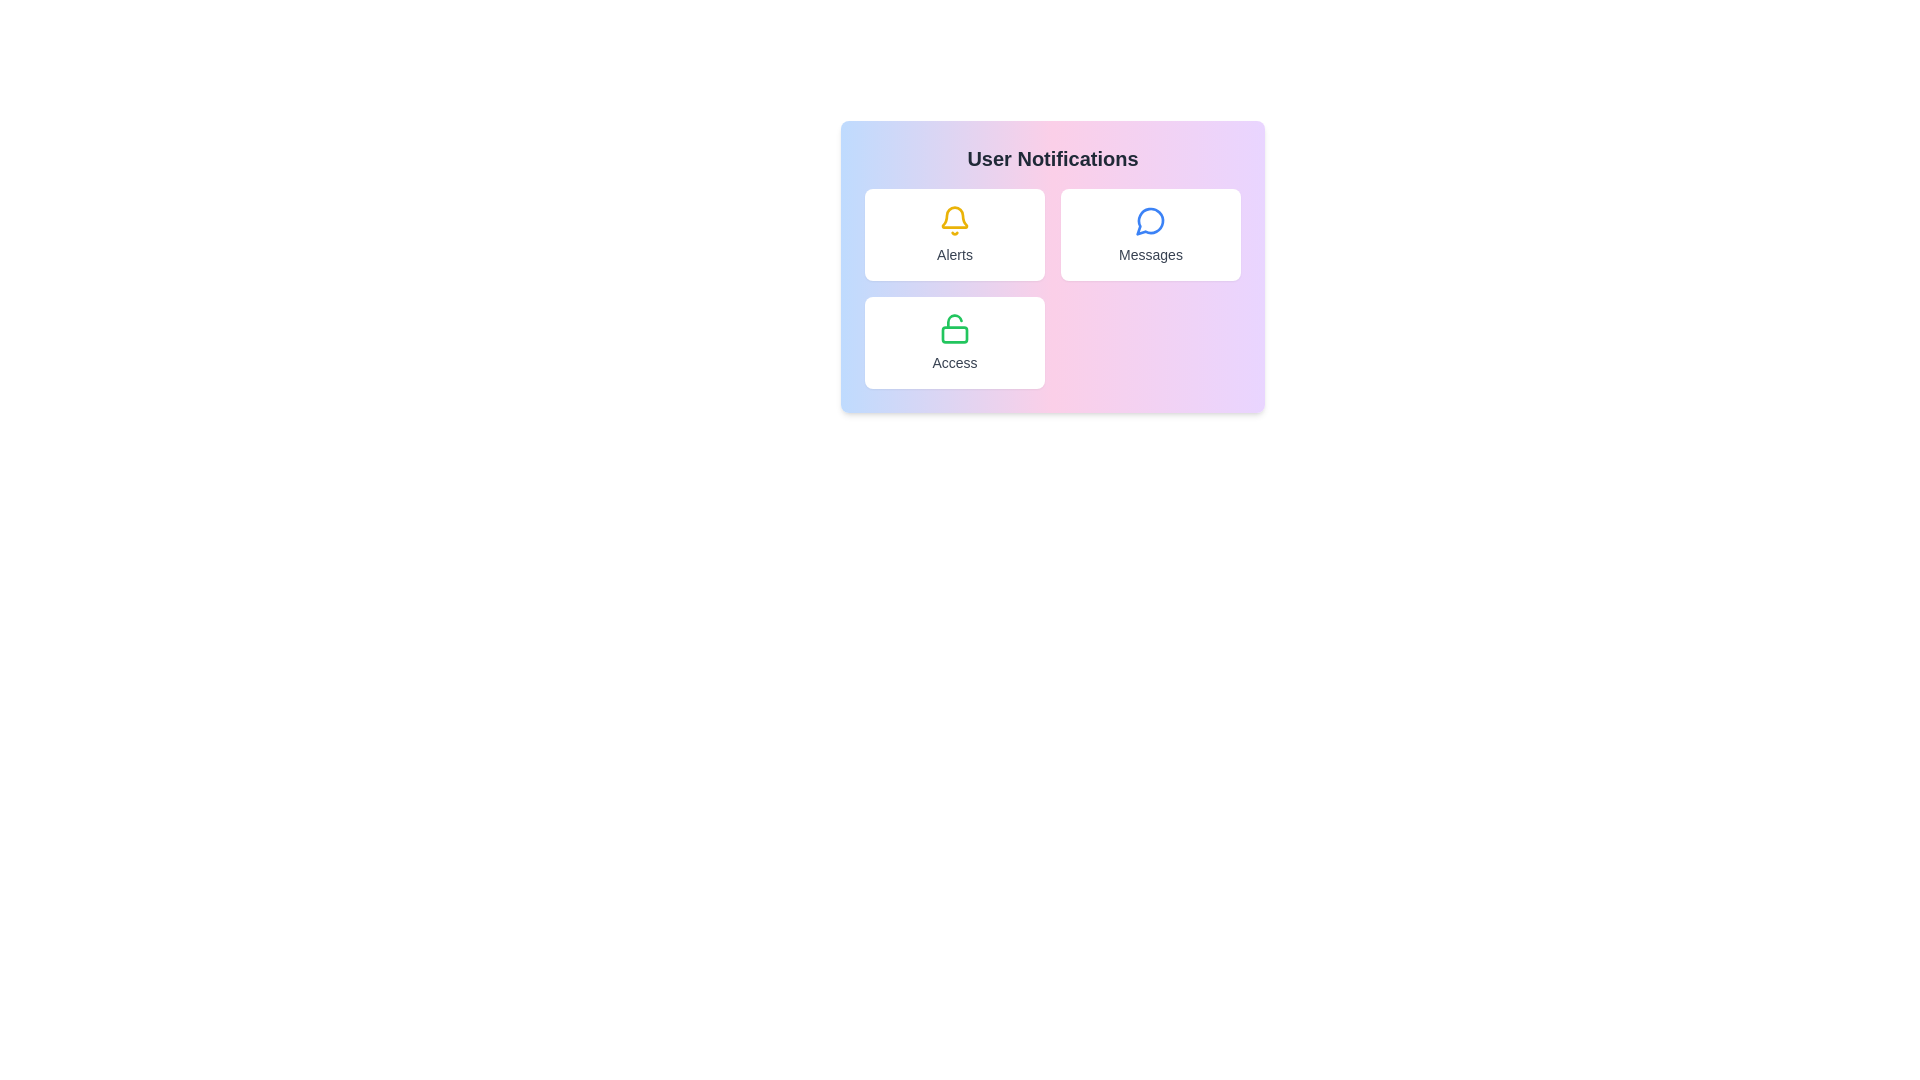  Describe the element at coordinates (954, 220) in the screenshot. I see `the bell icon in the 'Alerts' section of the 'User Notifications' grid` at that location.